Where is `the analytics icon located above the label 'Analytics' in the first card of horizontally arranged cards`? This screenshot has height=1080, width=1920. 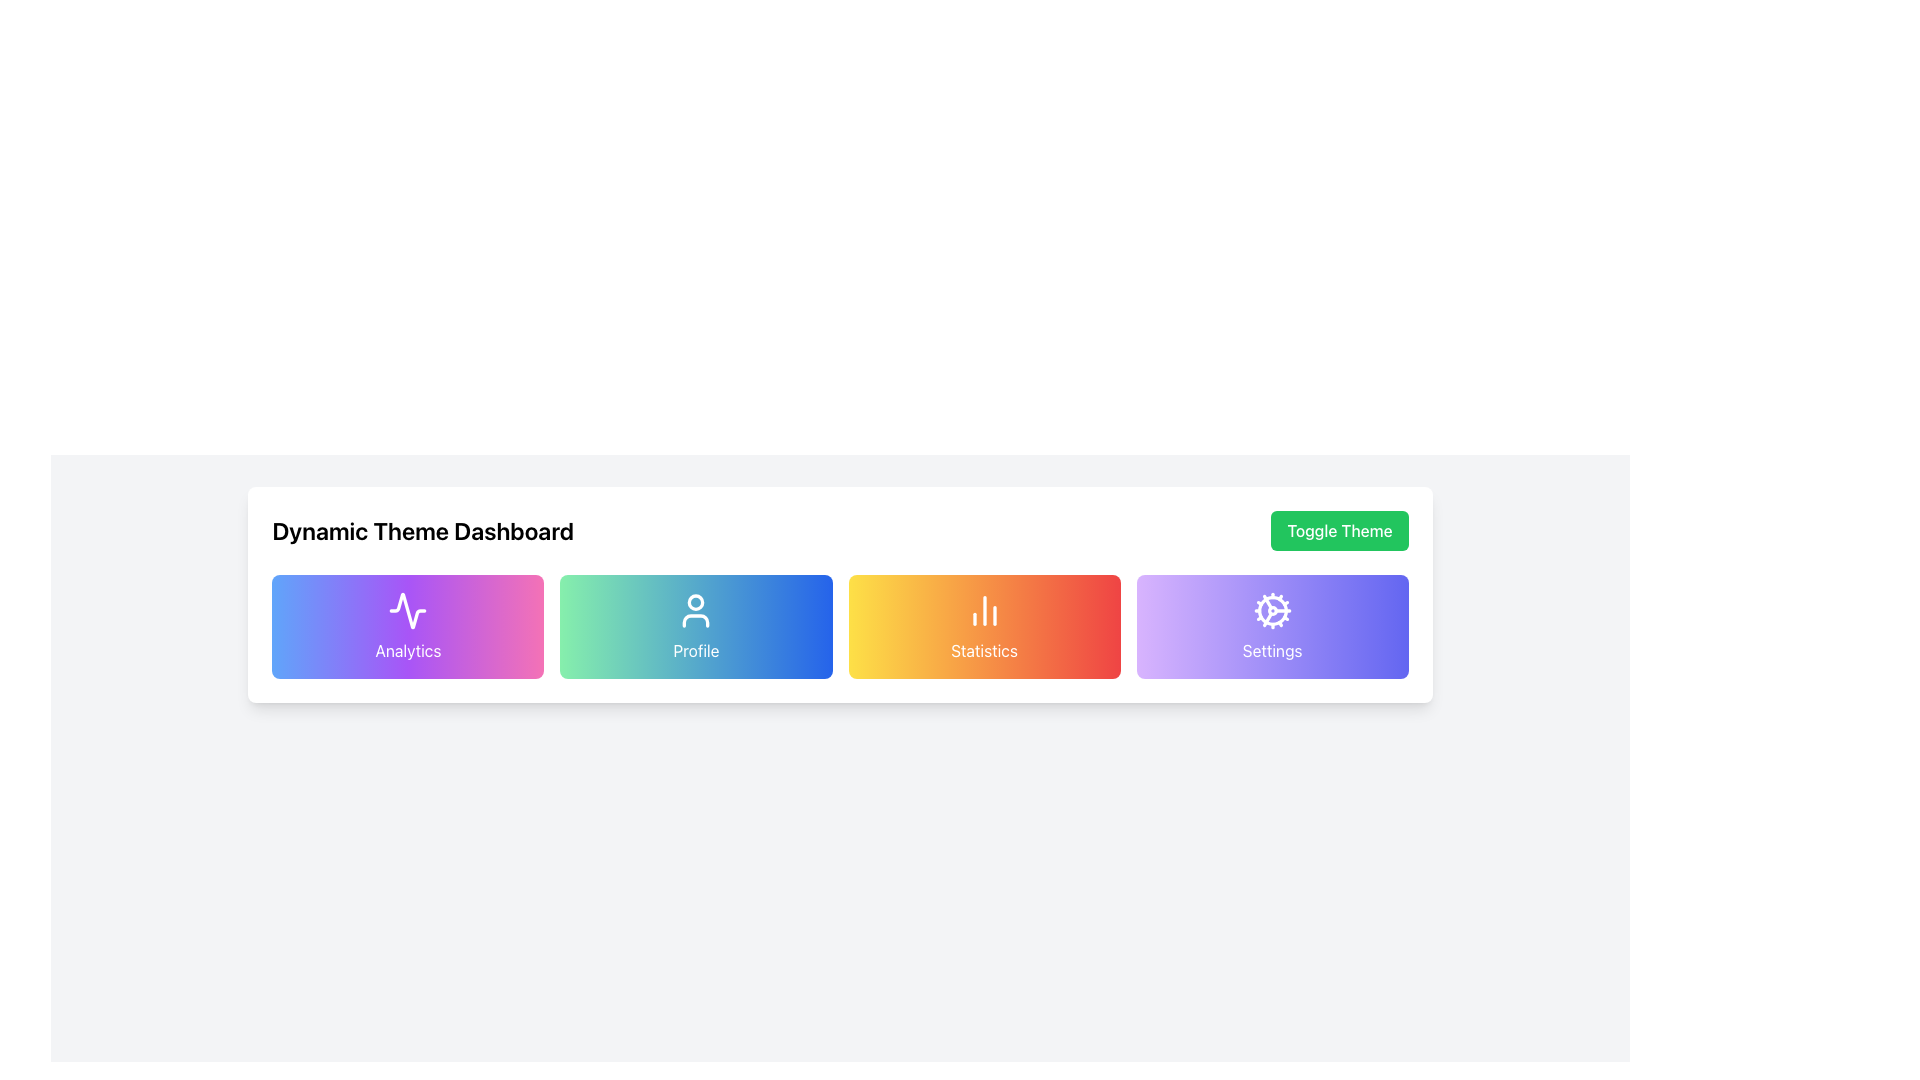
the analytics icon located above the label 'Analytics' in the first card of horizontally arranged cards is located at coordinates (407, 609).